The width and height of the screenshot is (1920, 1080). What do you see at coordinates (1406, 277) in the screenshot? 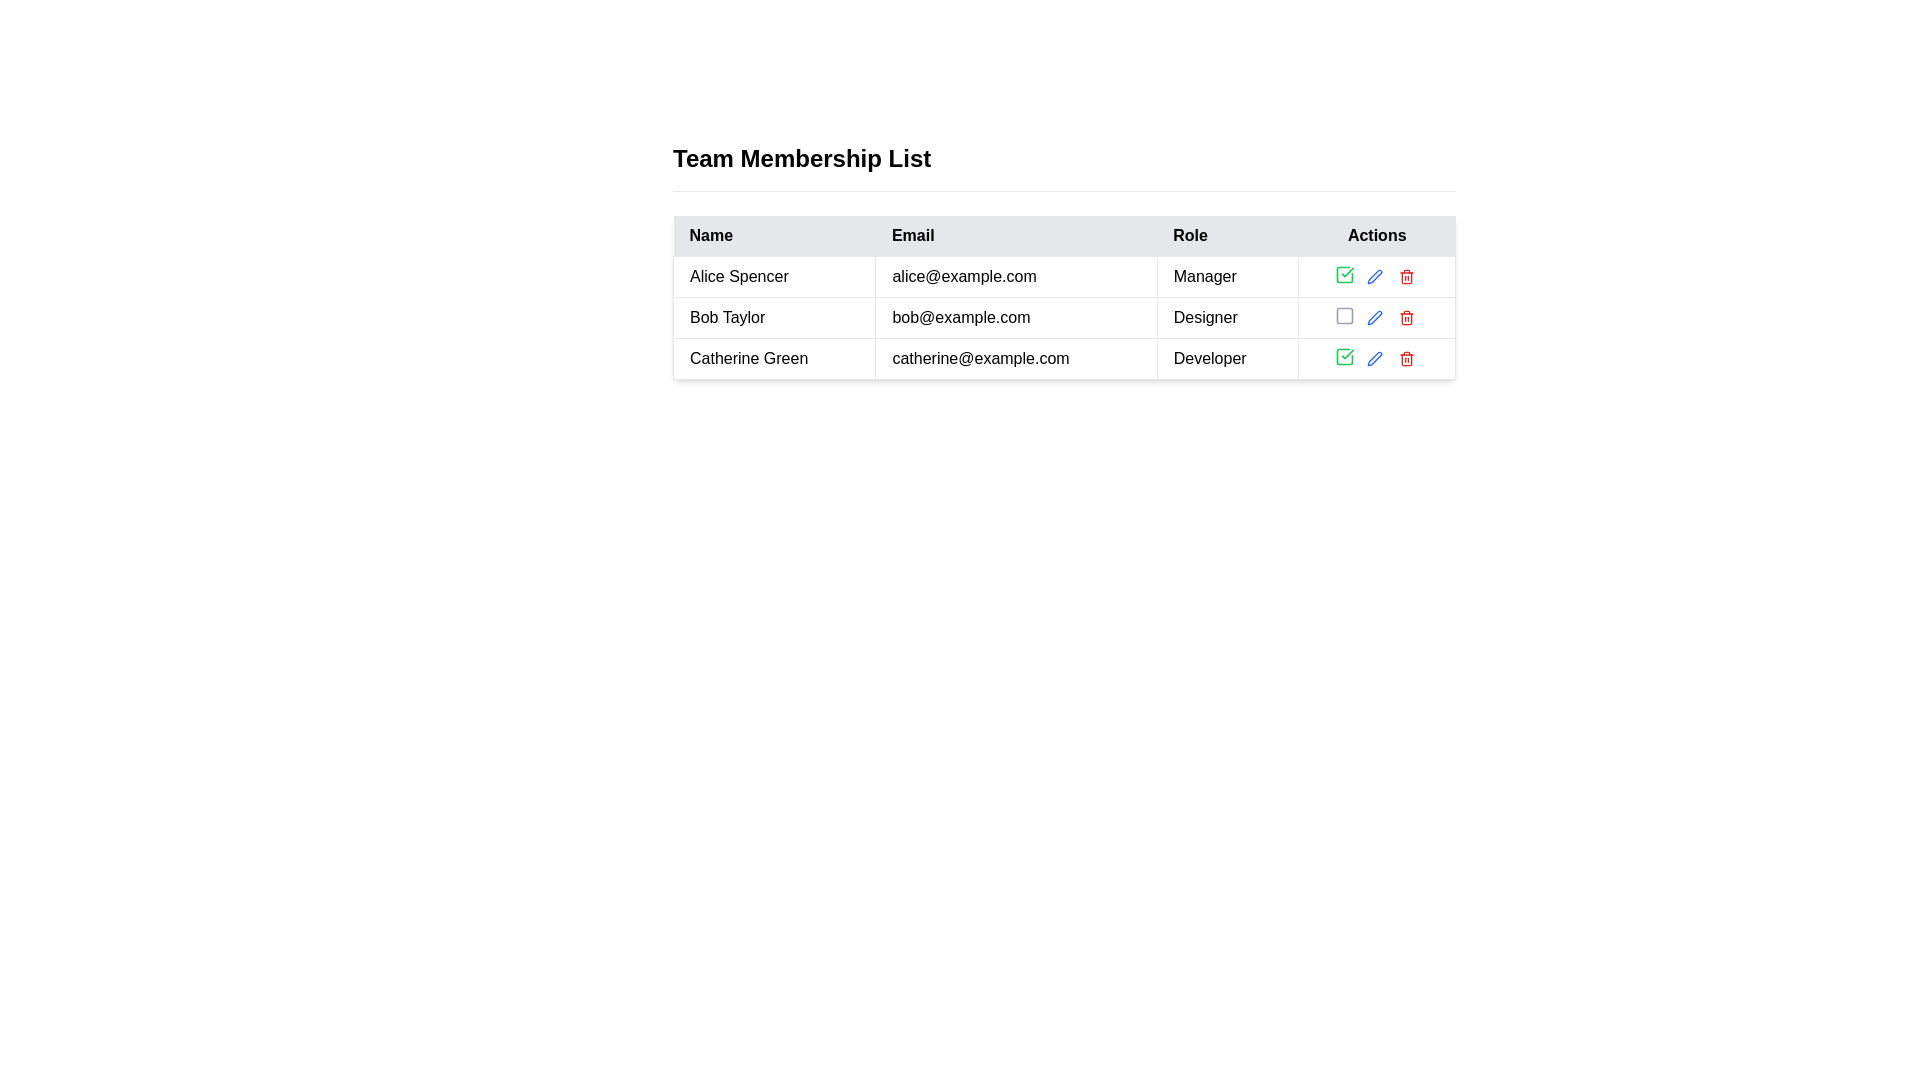
I see `the delete icon button in the 'Actions' column of the first row, aligned with 'Alice Spencer'` at bounding box center [1406, 277].